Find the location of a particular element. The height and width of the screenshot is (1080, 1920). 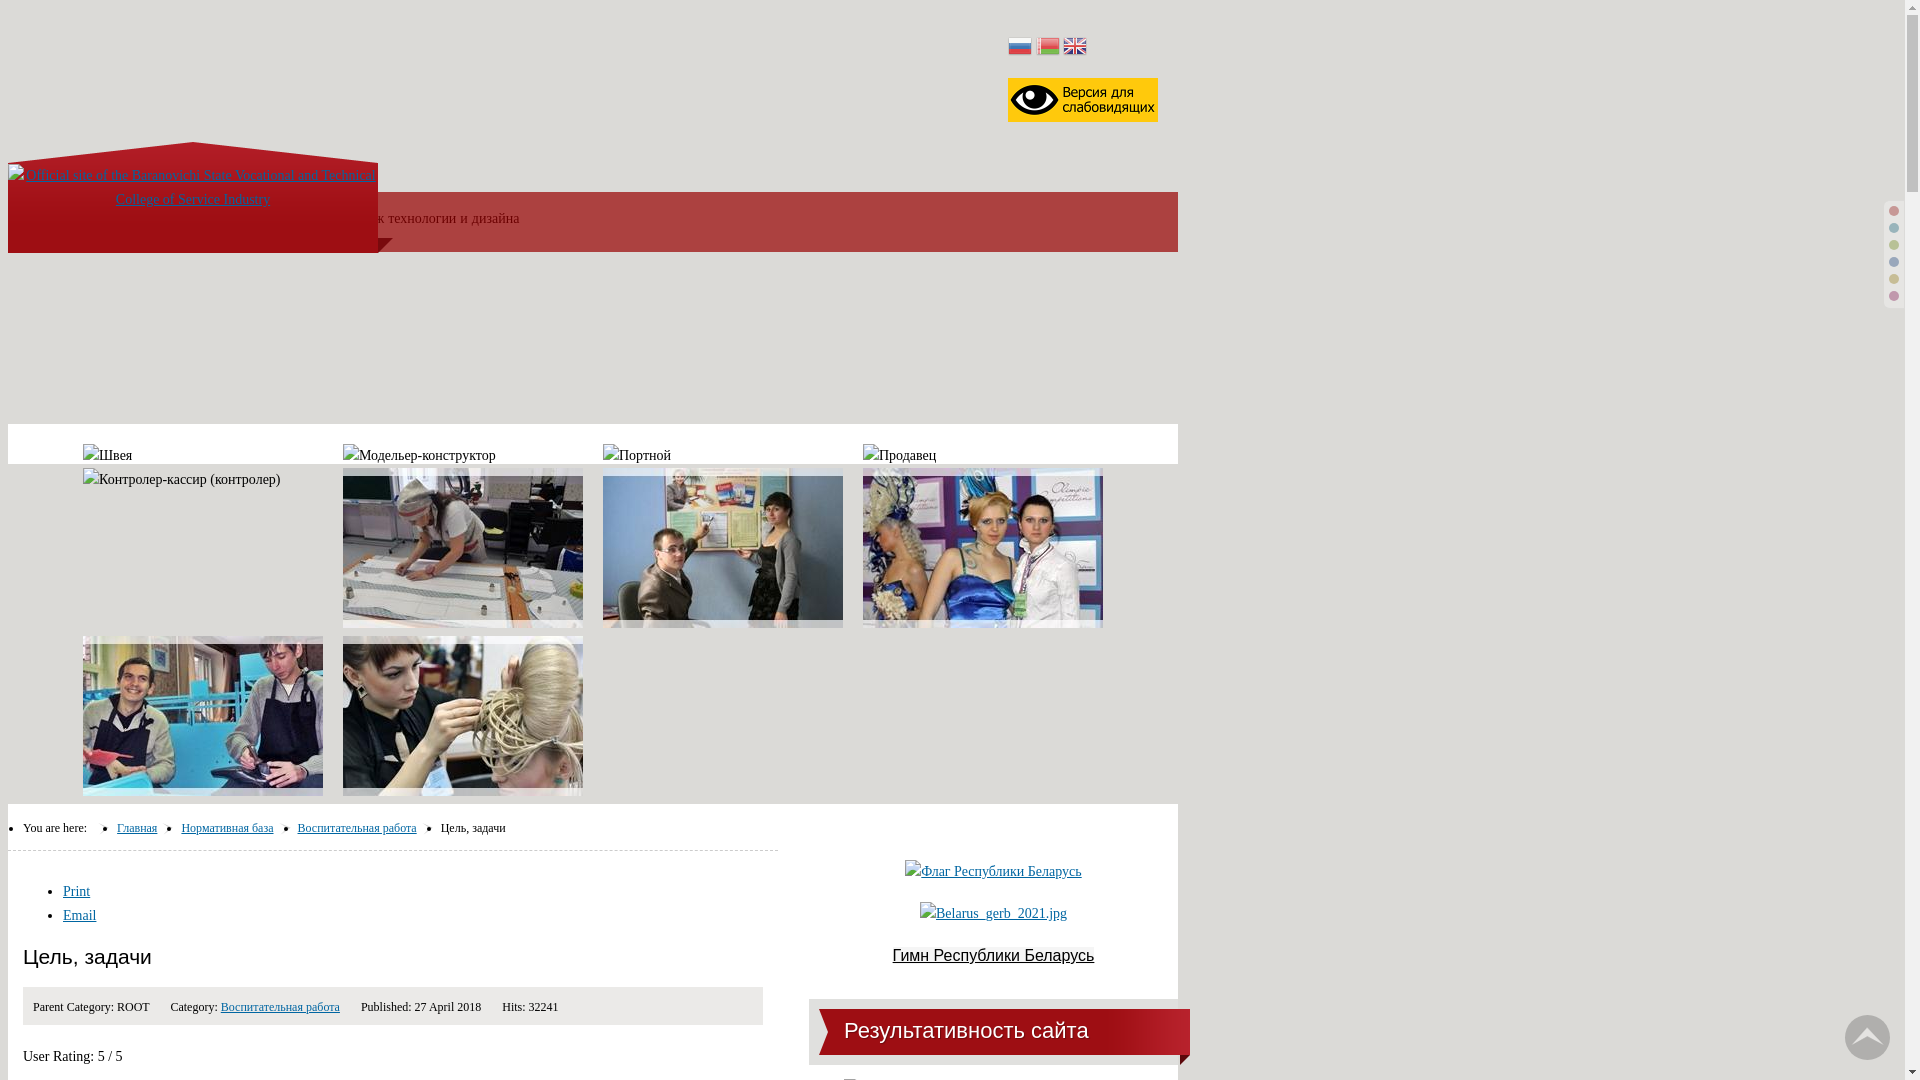

'Russian' is located at coordinates (1019, 46).